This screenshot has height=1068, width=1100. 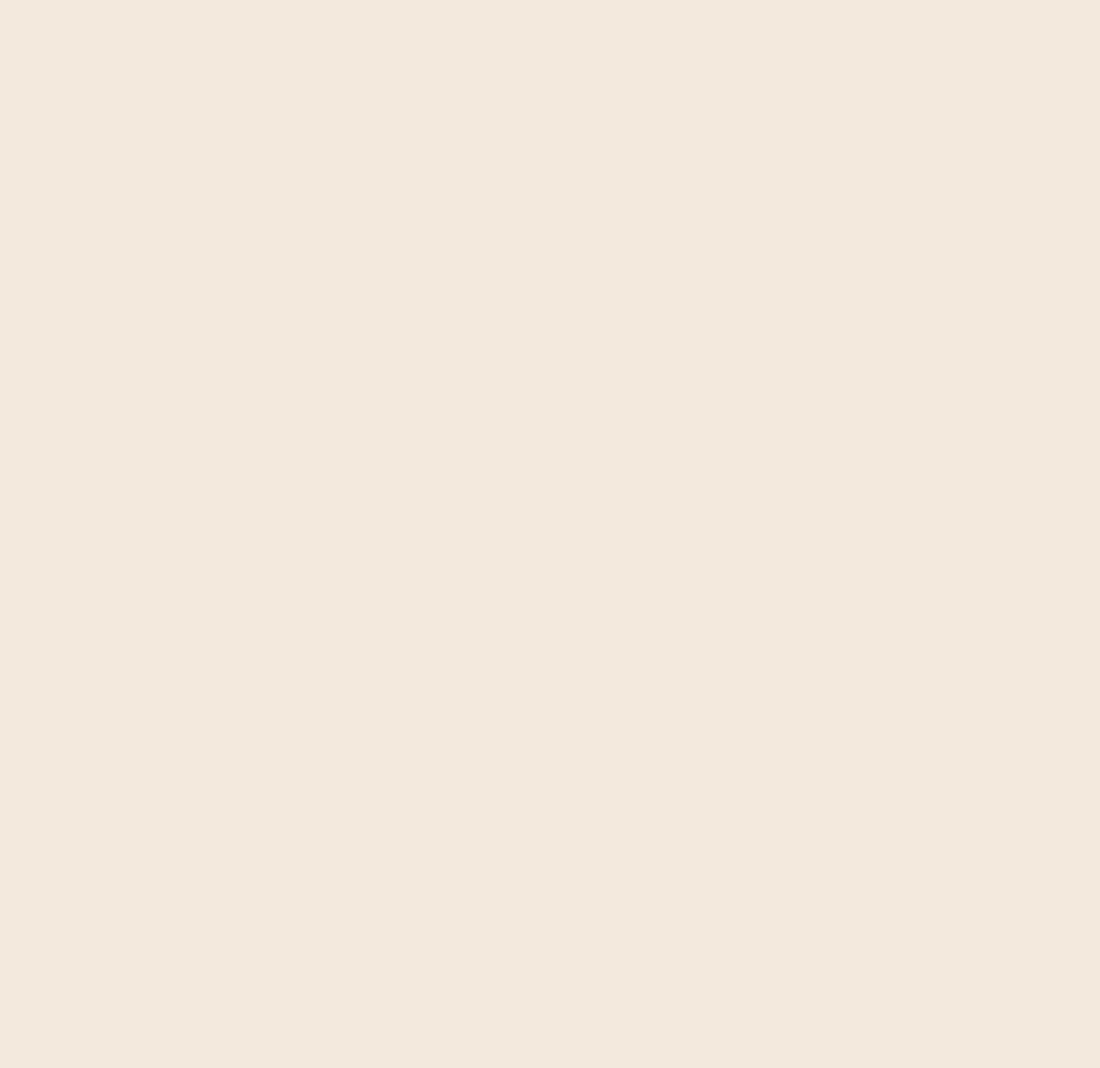 I want to click on 'September 2020', so click(x=906, y=250).